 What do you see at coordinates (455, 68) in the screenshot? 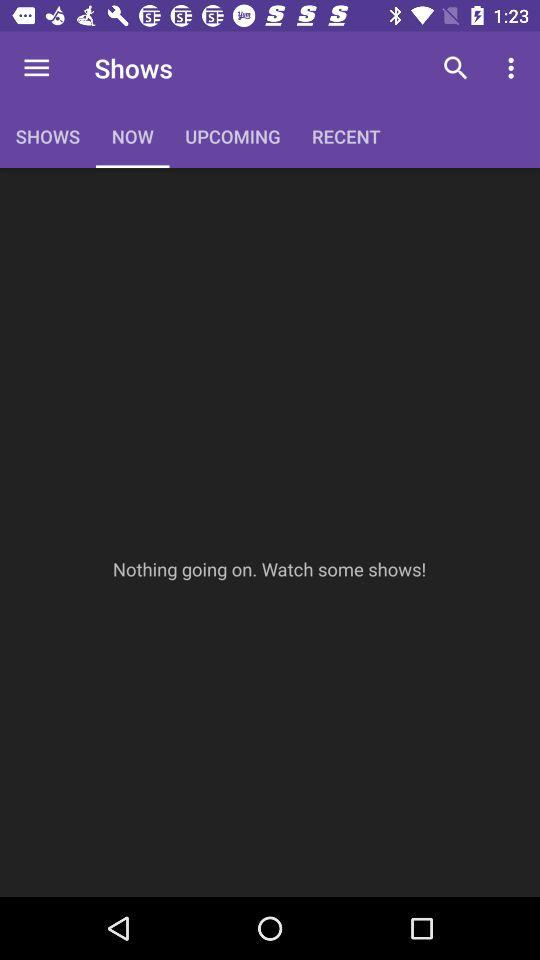
I see `item to the right of recent item` at bounding box center [455, 68].